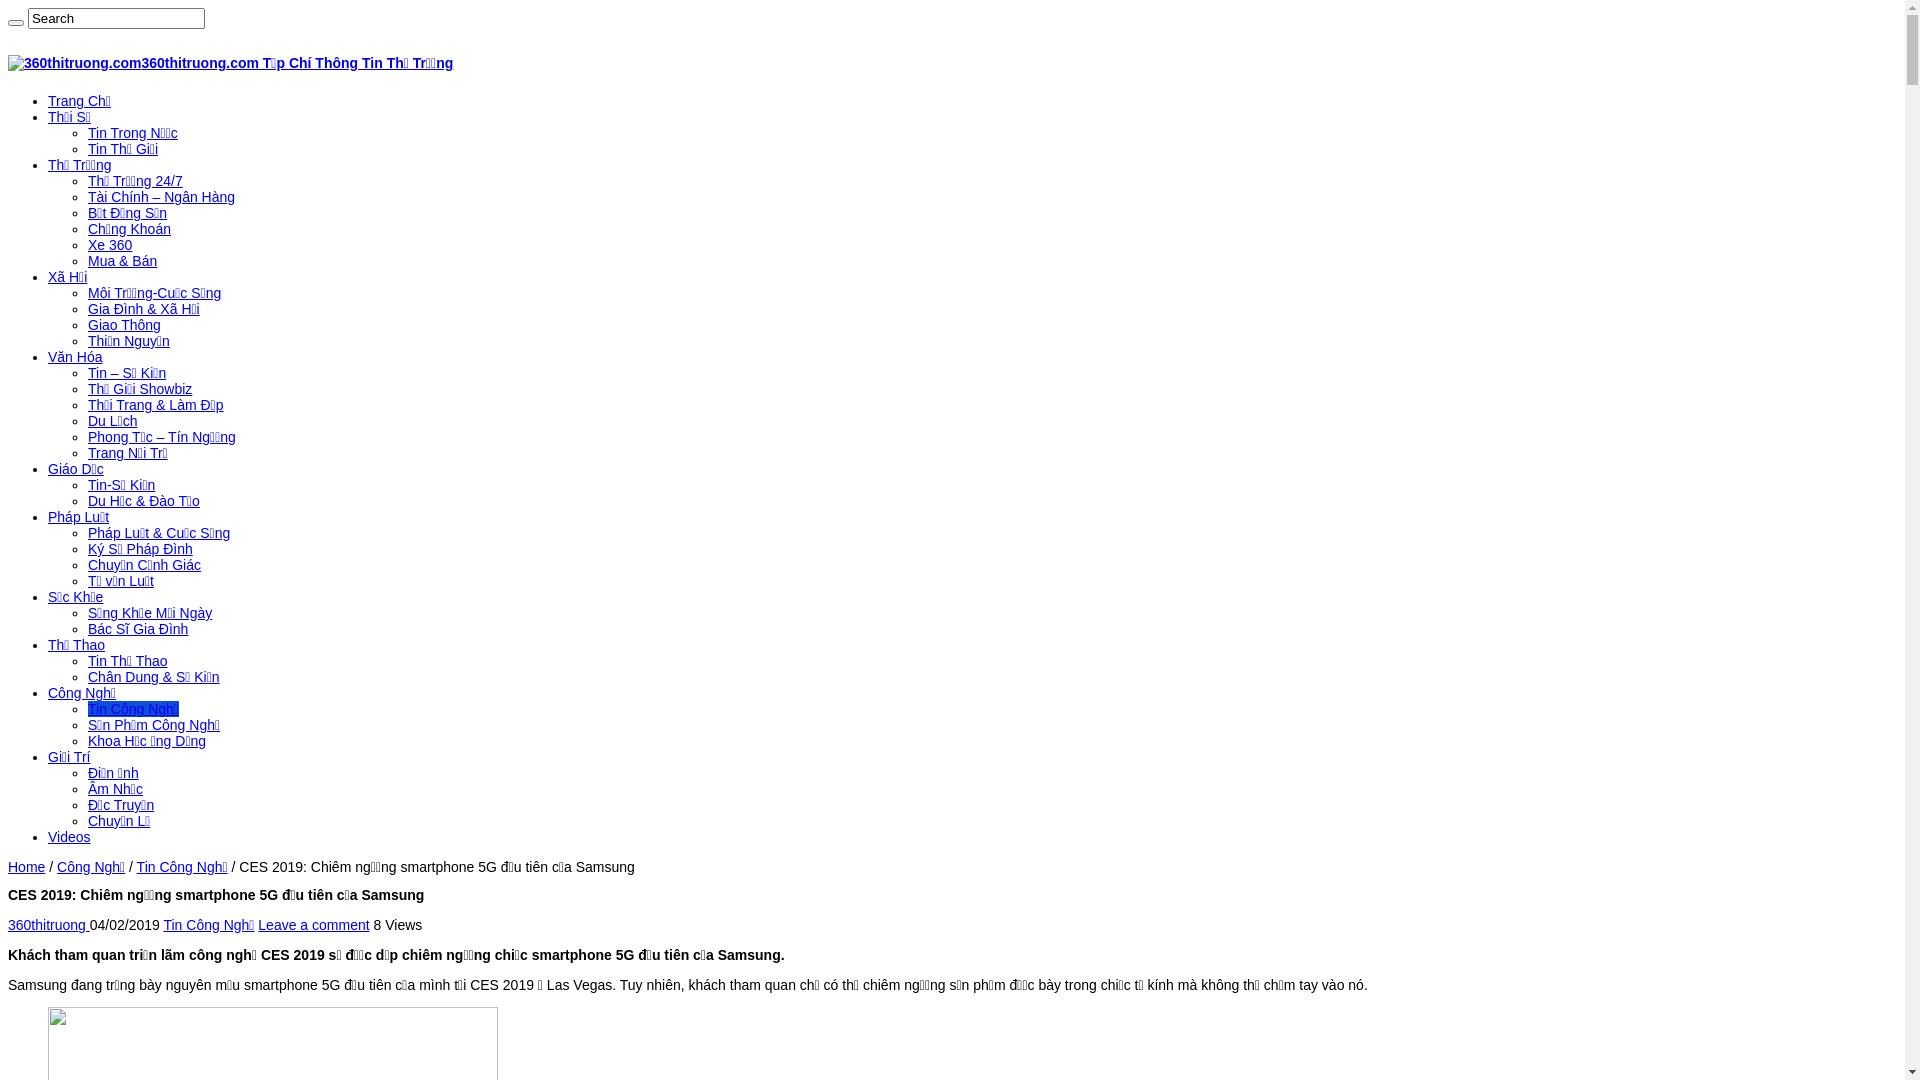  Describe the element at coordinates (69, 837) in the screenshot. I see `'Videos'` at that location.